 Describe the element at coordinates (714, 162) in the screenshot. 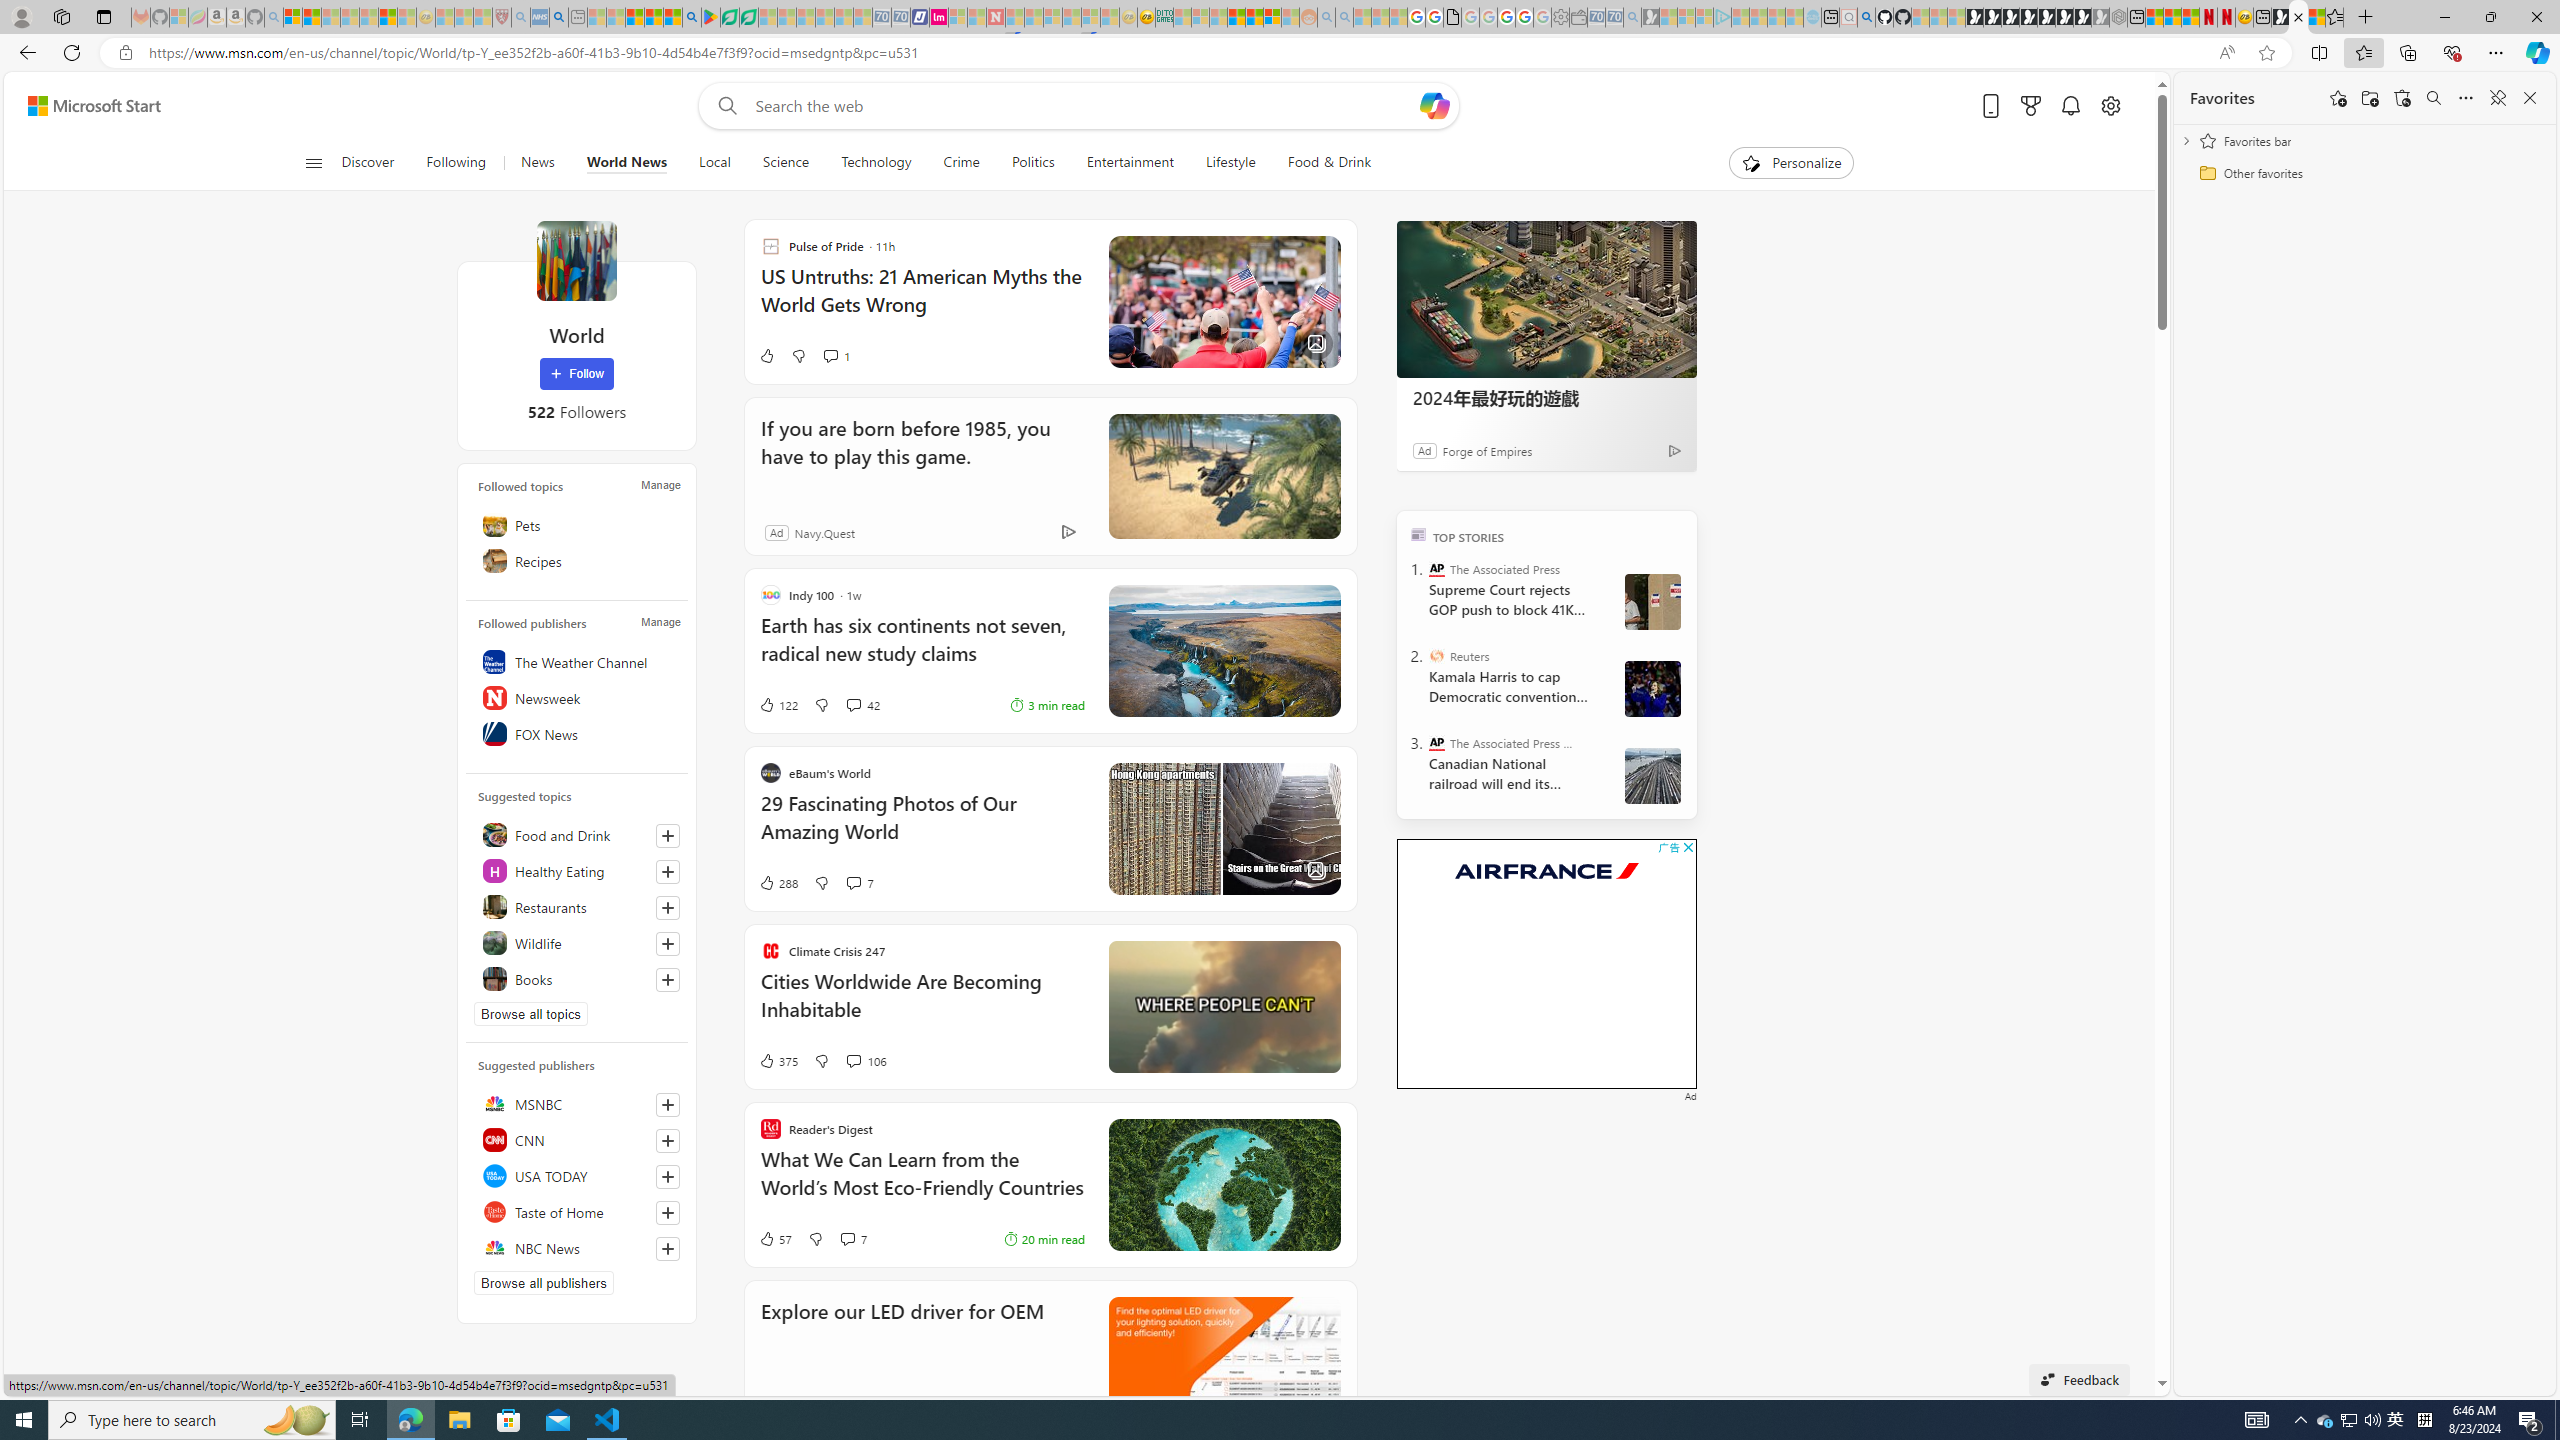

I see `'Local'` at that location.